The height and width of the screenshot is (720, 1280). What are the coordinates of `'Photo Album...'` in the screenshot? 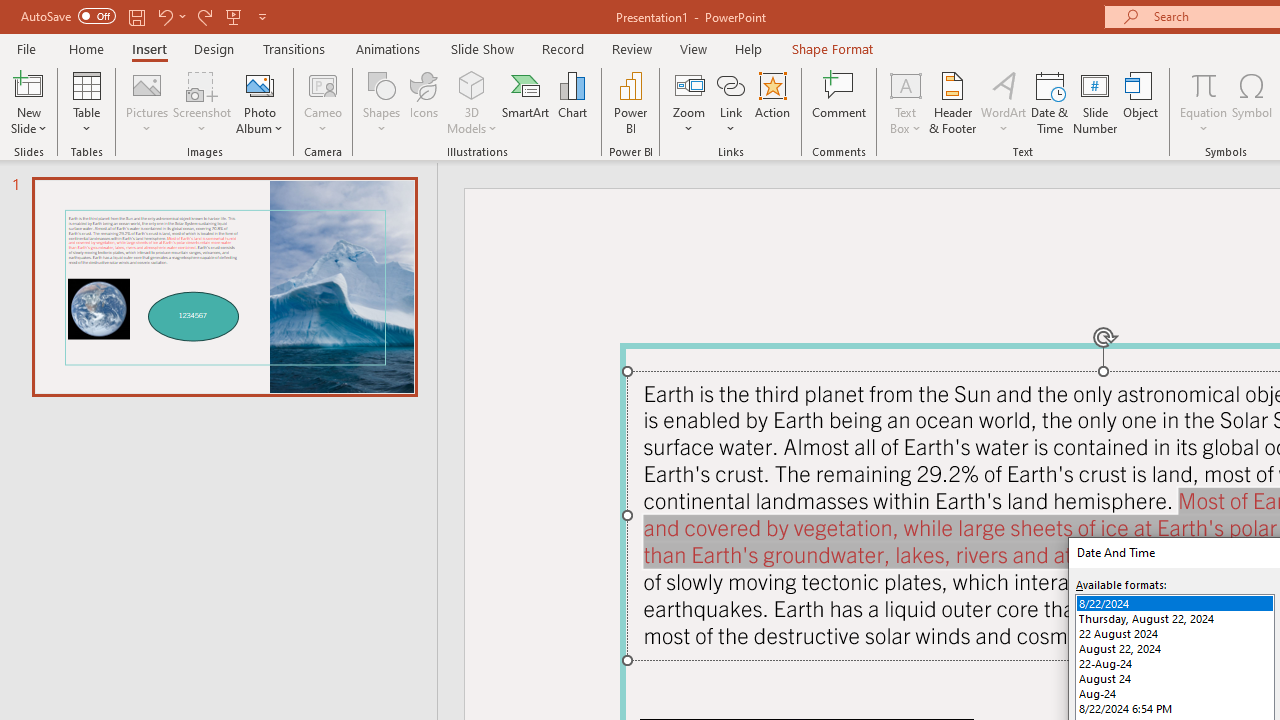 It's located at (258, 103).